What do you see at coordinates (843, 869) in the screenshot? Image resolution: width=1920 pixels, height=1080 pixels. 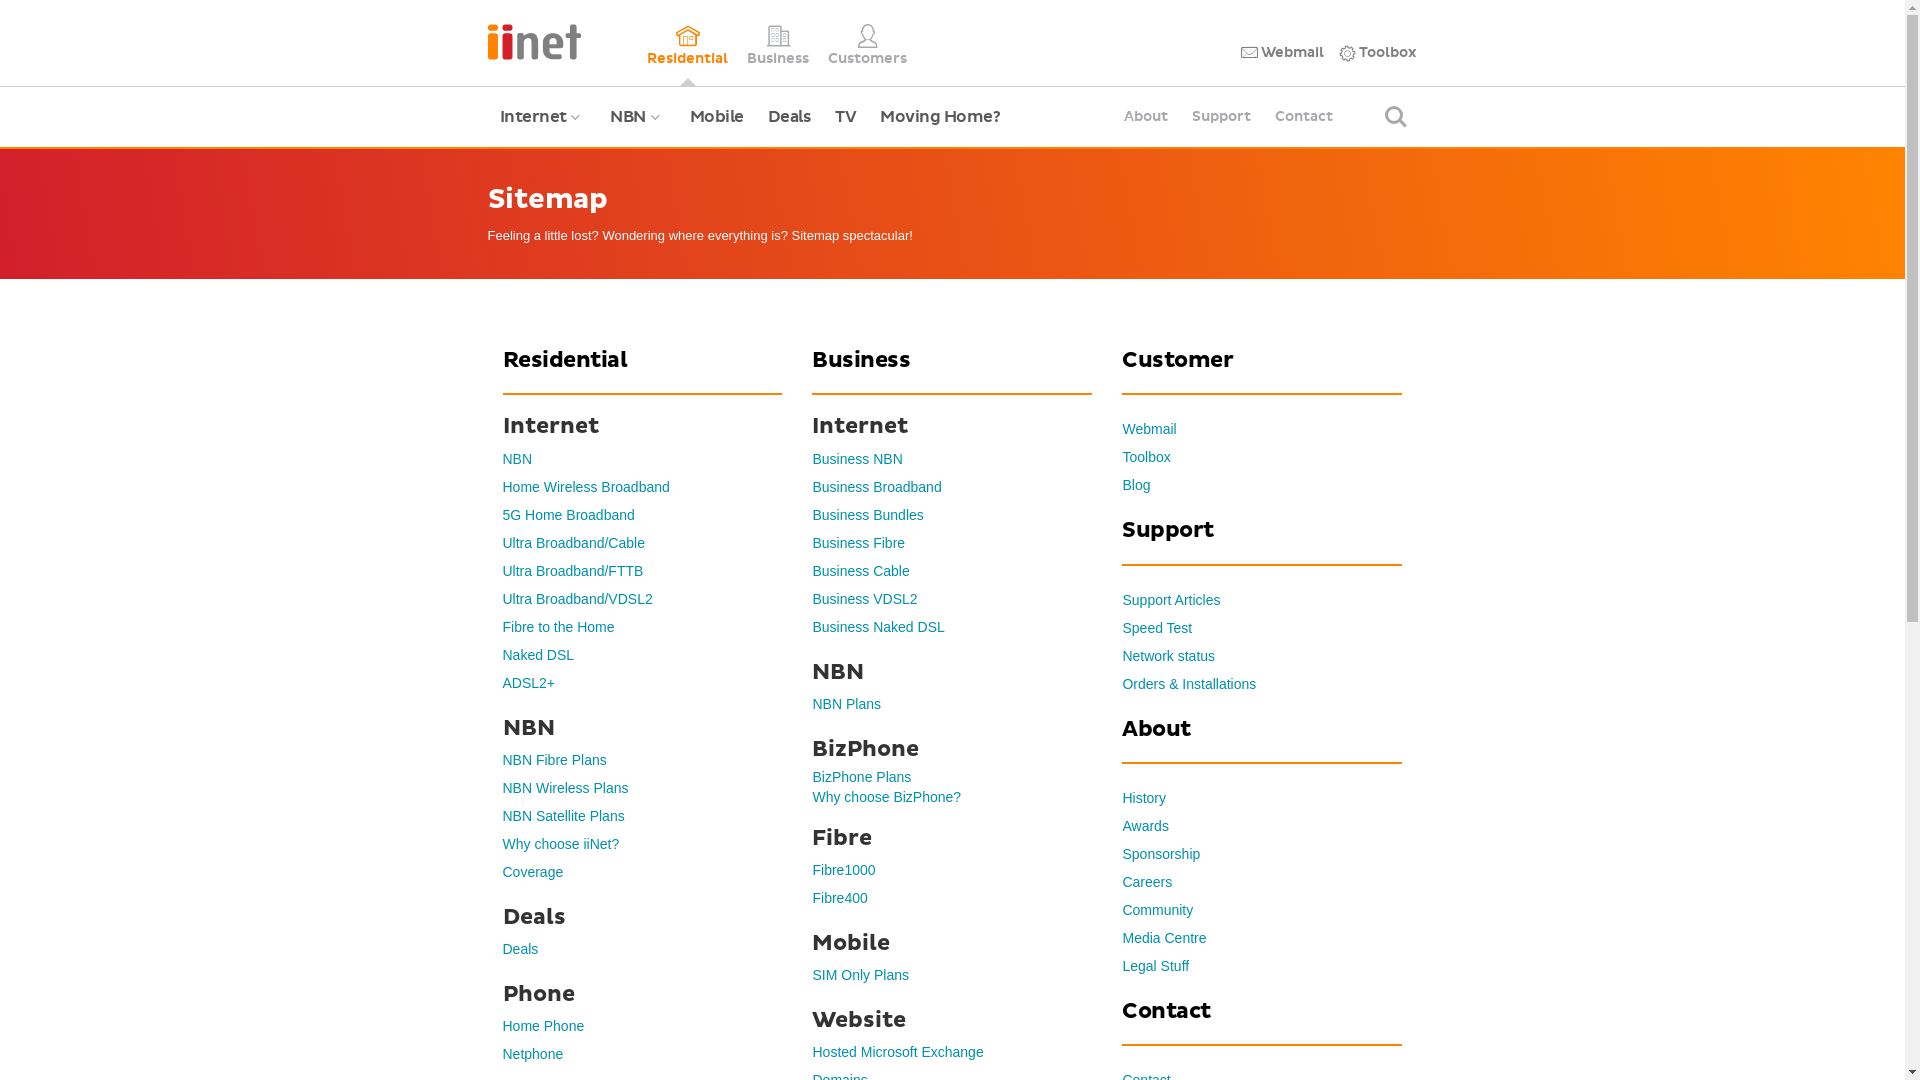 I see `'Fibre1000'` at bounding box center [843, 869].